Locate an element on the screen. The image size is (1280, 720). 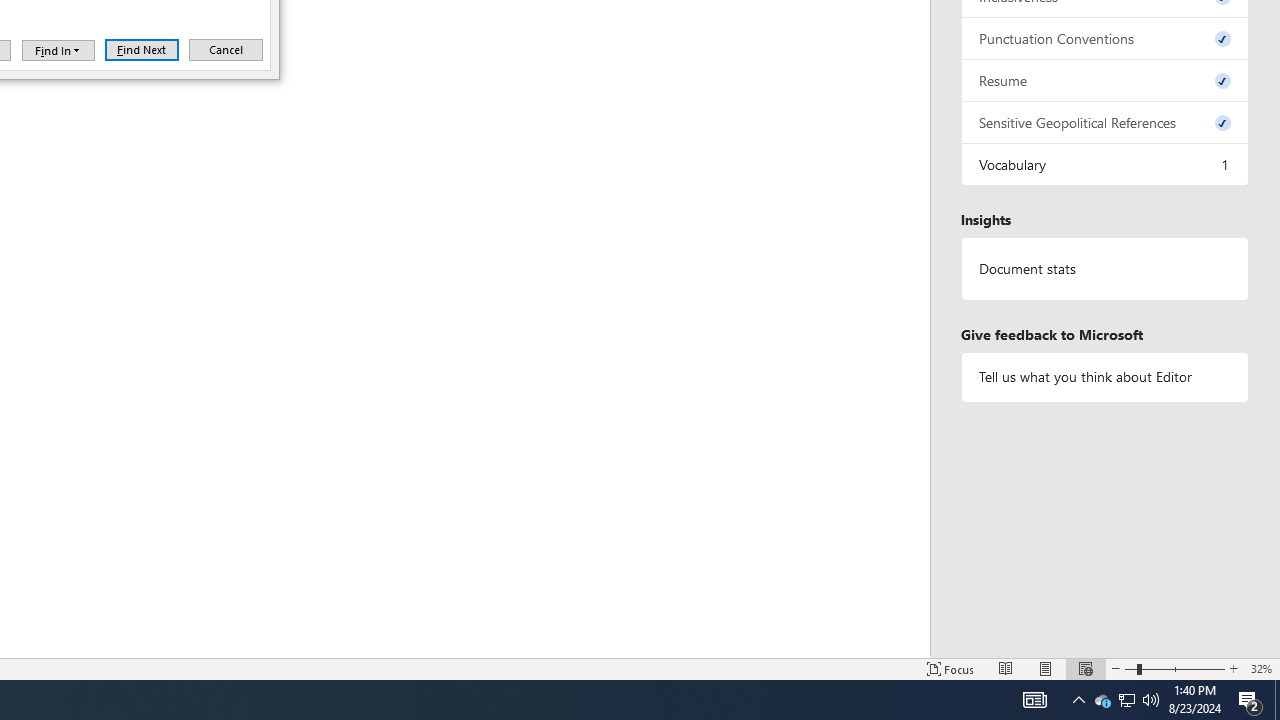
'Zoom 32%' is located at coordinates (1260, 669).